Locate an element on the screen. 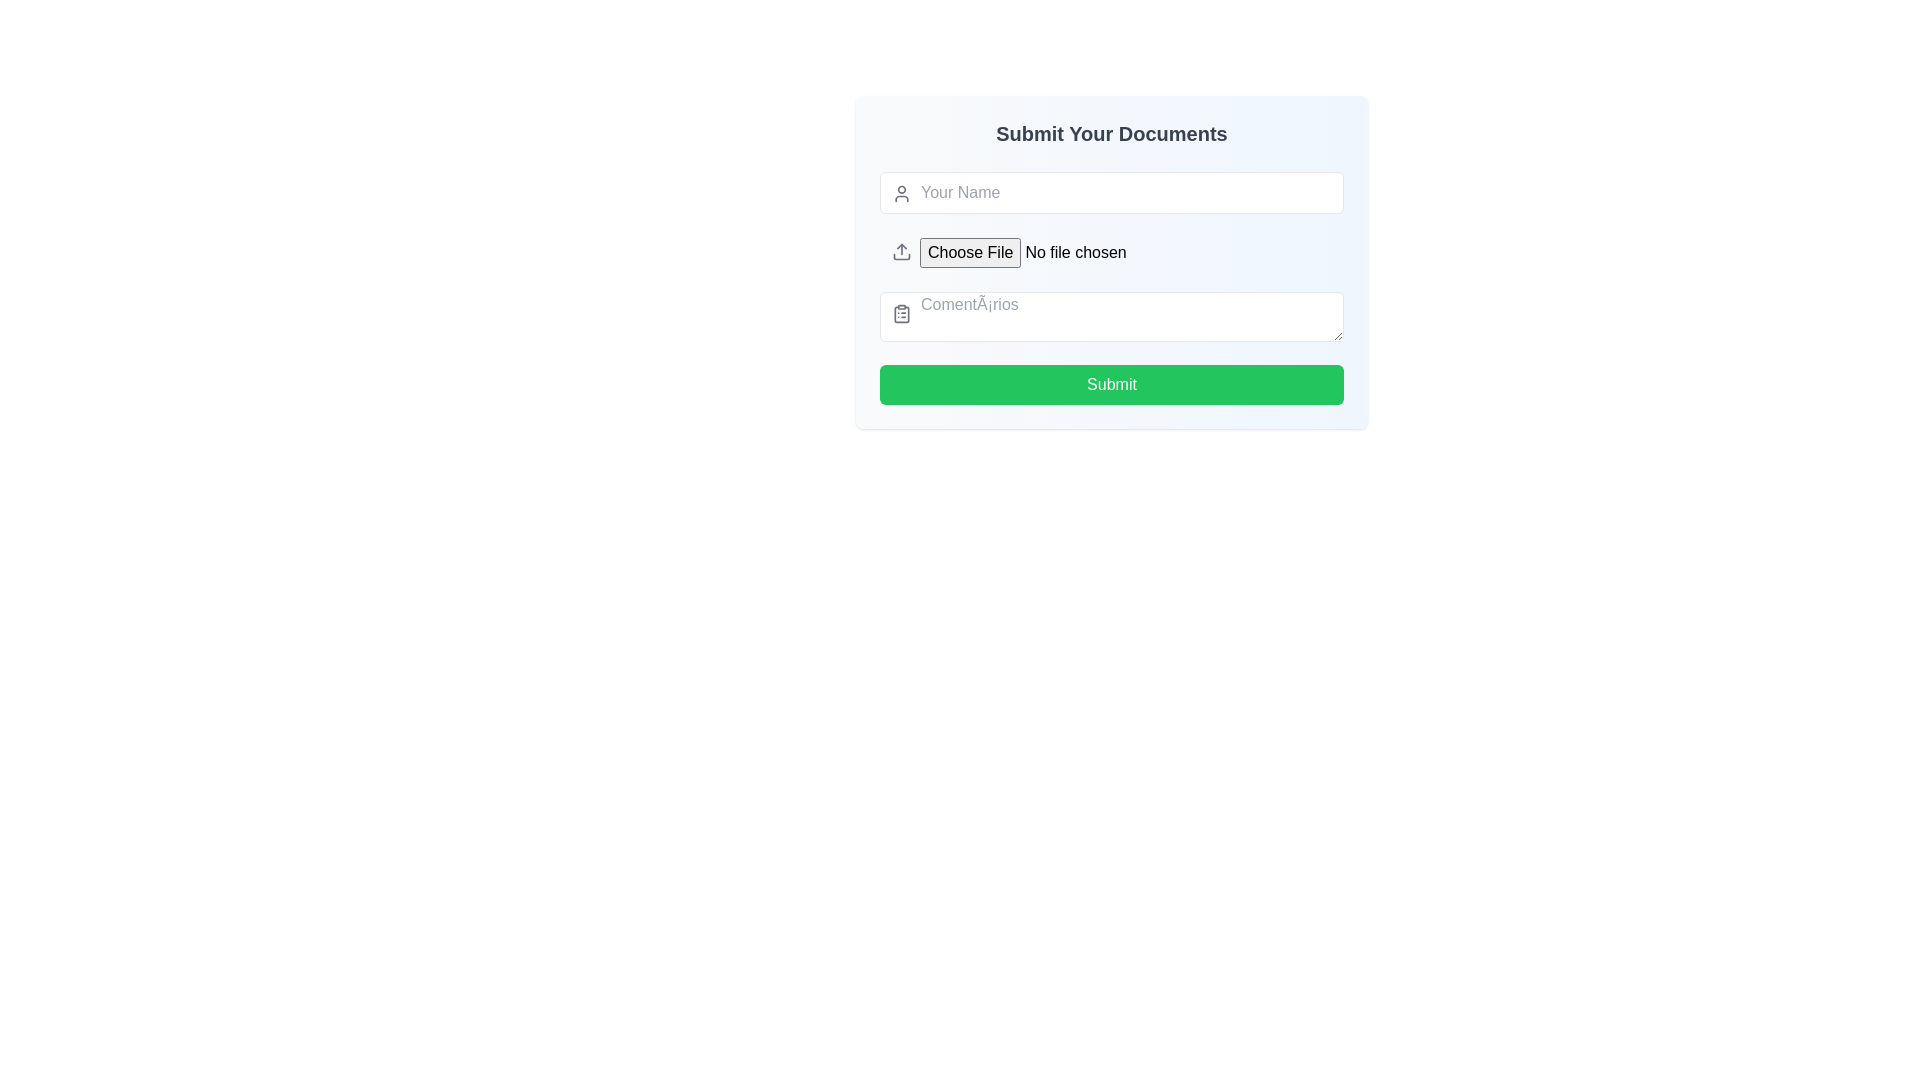 The image size is (1920, 1080). the SVG graphical object representing the main body of the clipboard icon located in the upper-left corner of the 'Comentarios' textbox is located at coordinates (901, 313).